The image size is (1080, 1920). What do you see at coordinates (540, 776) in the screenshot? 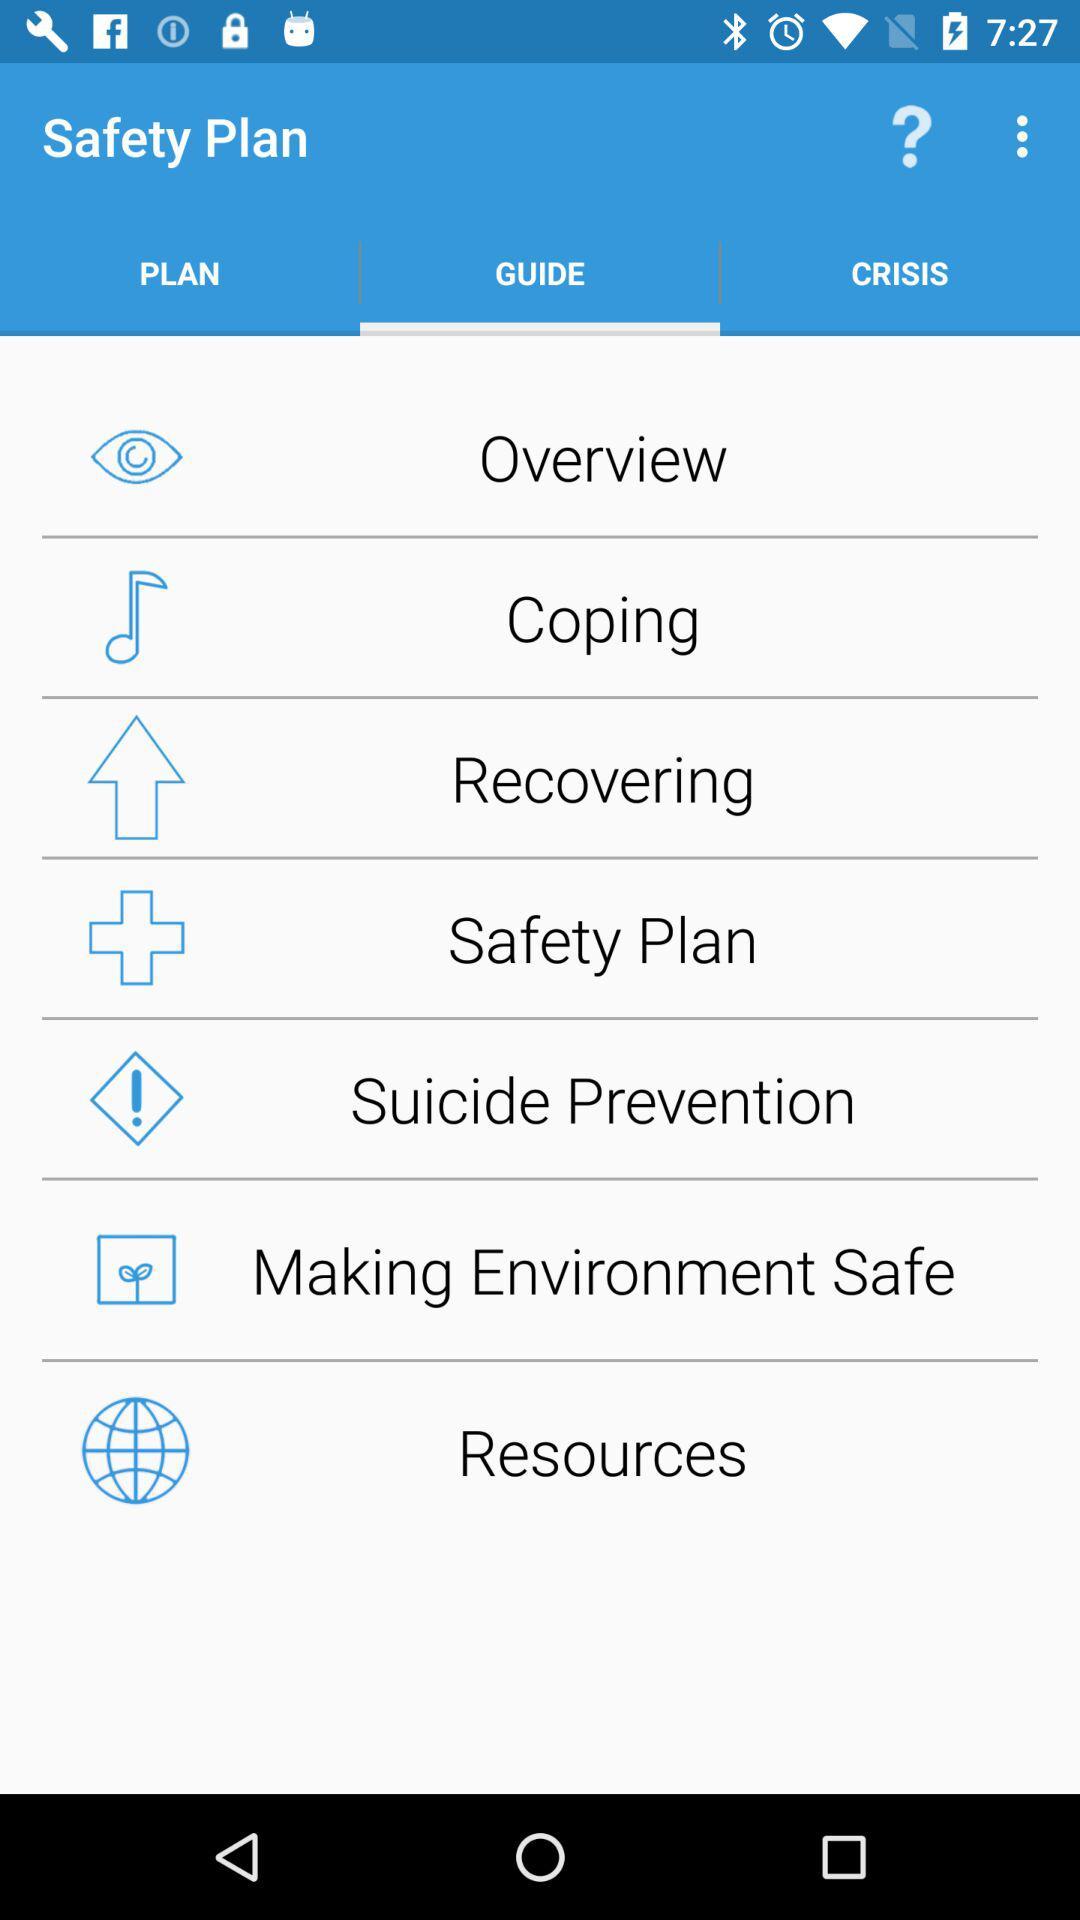
I see `the recovering icon` at bounding box center [540, 776].